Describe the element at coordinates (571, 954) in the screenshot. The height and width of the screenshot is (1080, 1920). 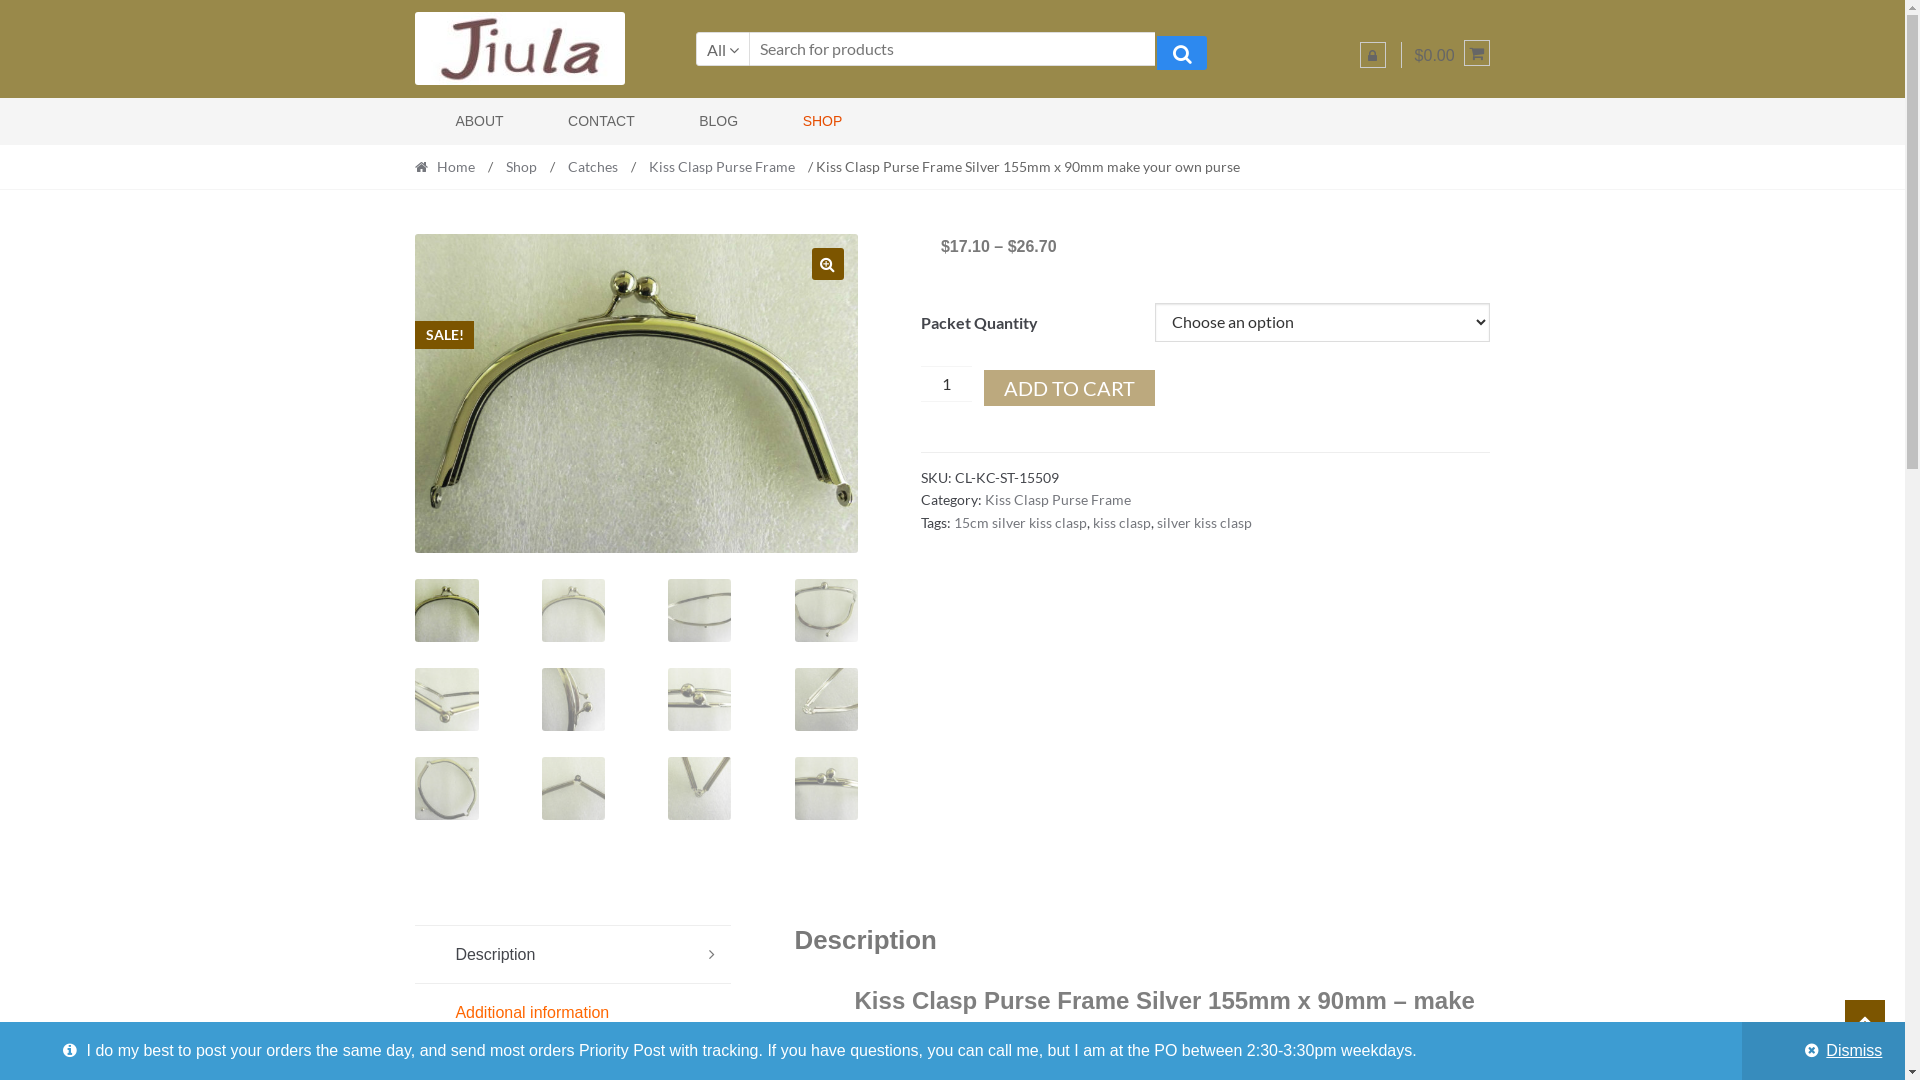
I see `'Description'` at that location.